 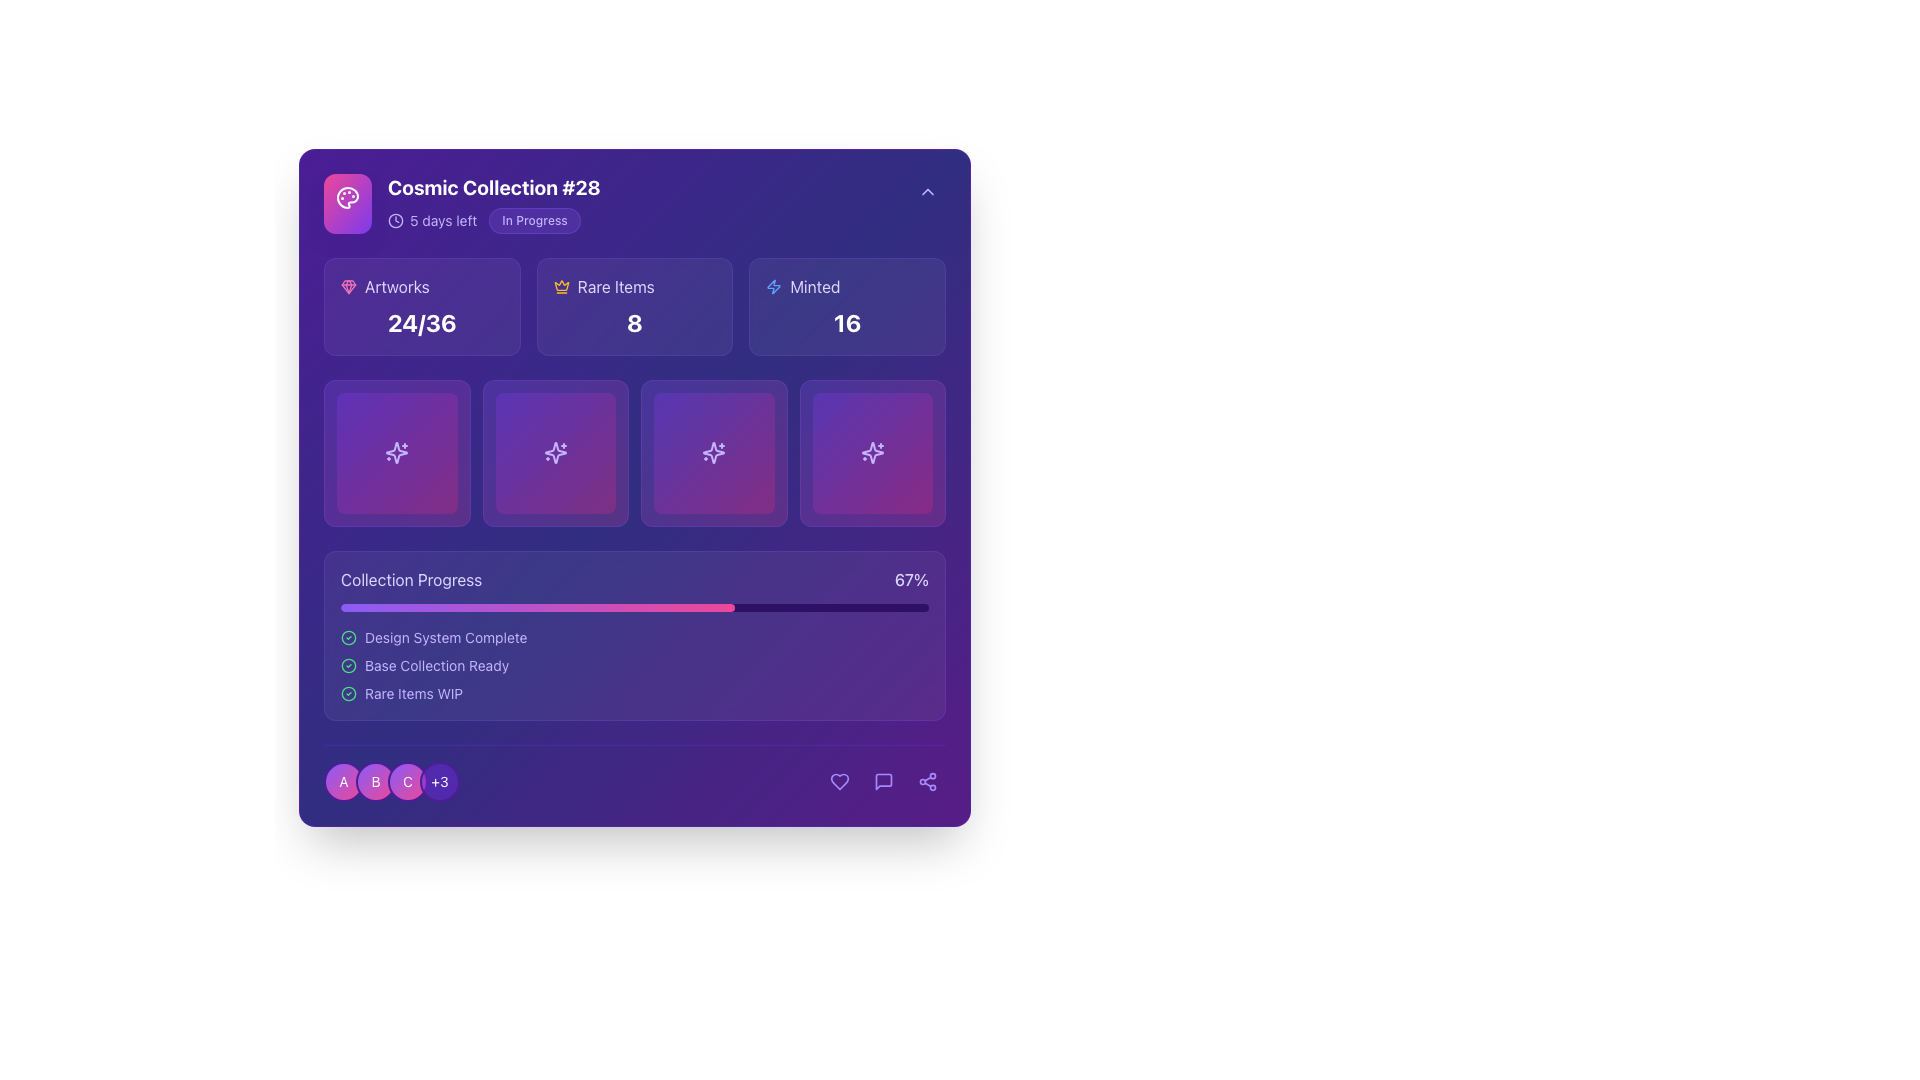 I want to click on the Status Indicator displaying '5 days left' next to the circular icon of 'Cosmic Collection #28', so click(x=431, y=220).